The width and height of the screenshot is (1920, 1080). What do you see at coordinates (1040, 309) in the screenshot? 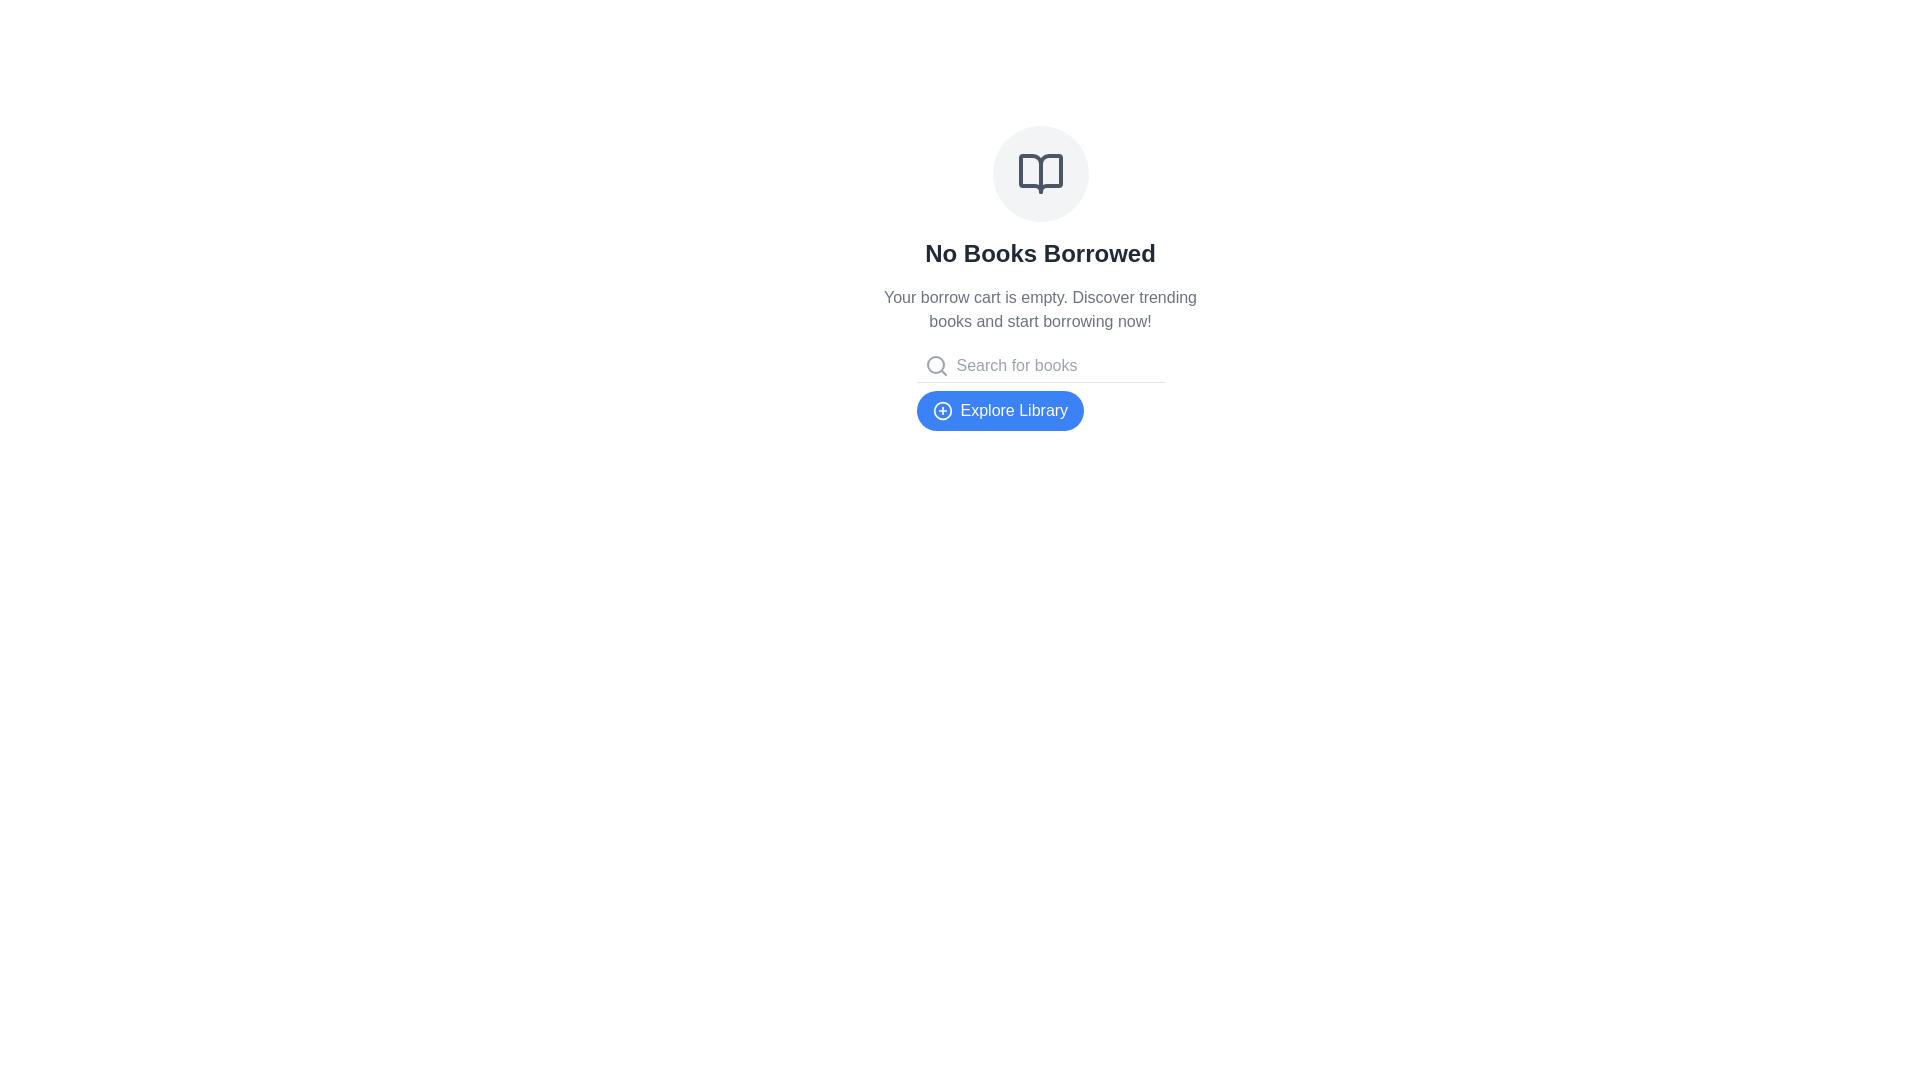
I see `the static text message providing feedback about the borrow cart status, located centrally below the title 'No Books Borrowed' and above the search bar` at bounding box center [1040, 309].